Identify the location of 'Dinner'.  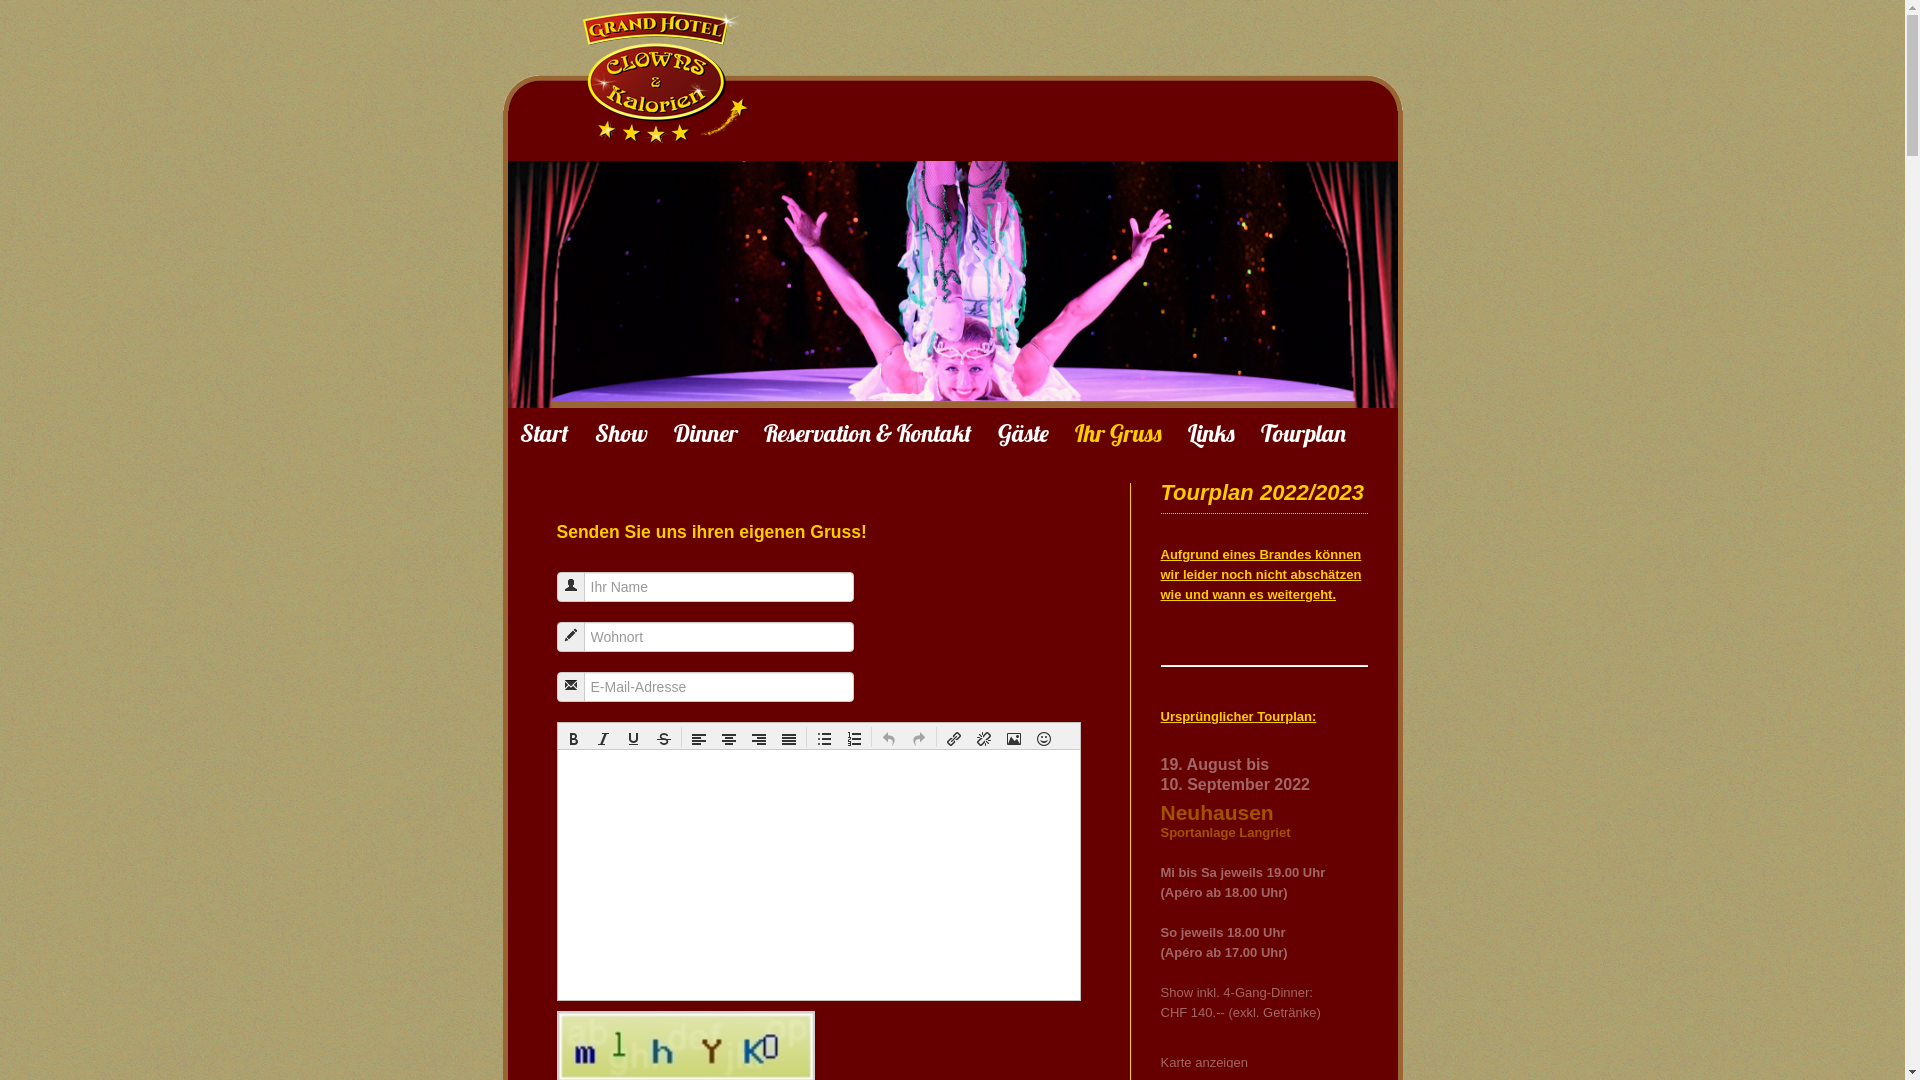
(705, 431).